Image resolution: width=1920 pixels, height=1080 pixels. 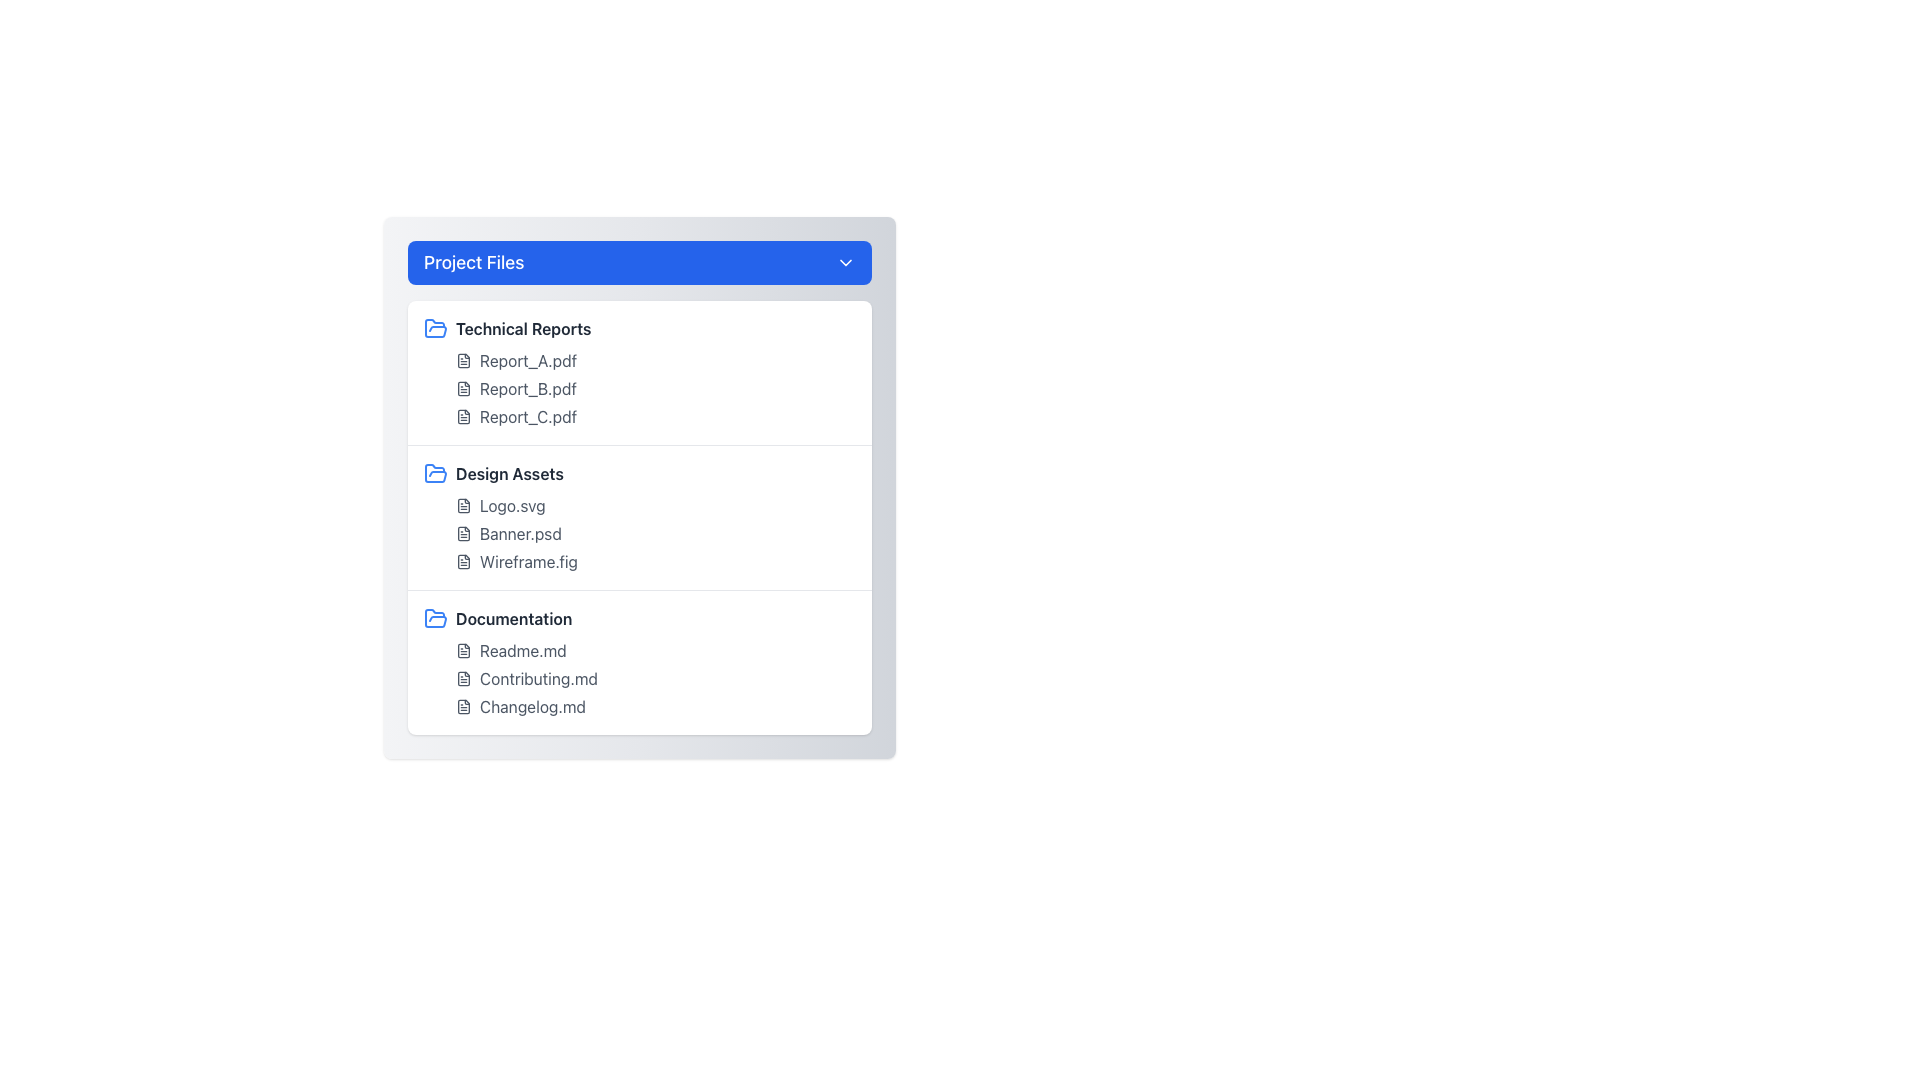 What do you see at coordinates (656, 651) in the screenshot?
I see `the list item indicating the presence of the file 'Readme.md'` at bounding box center [656, 651].